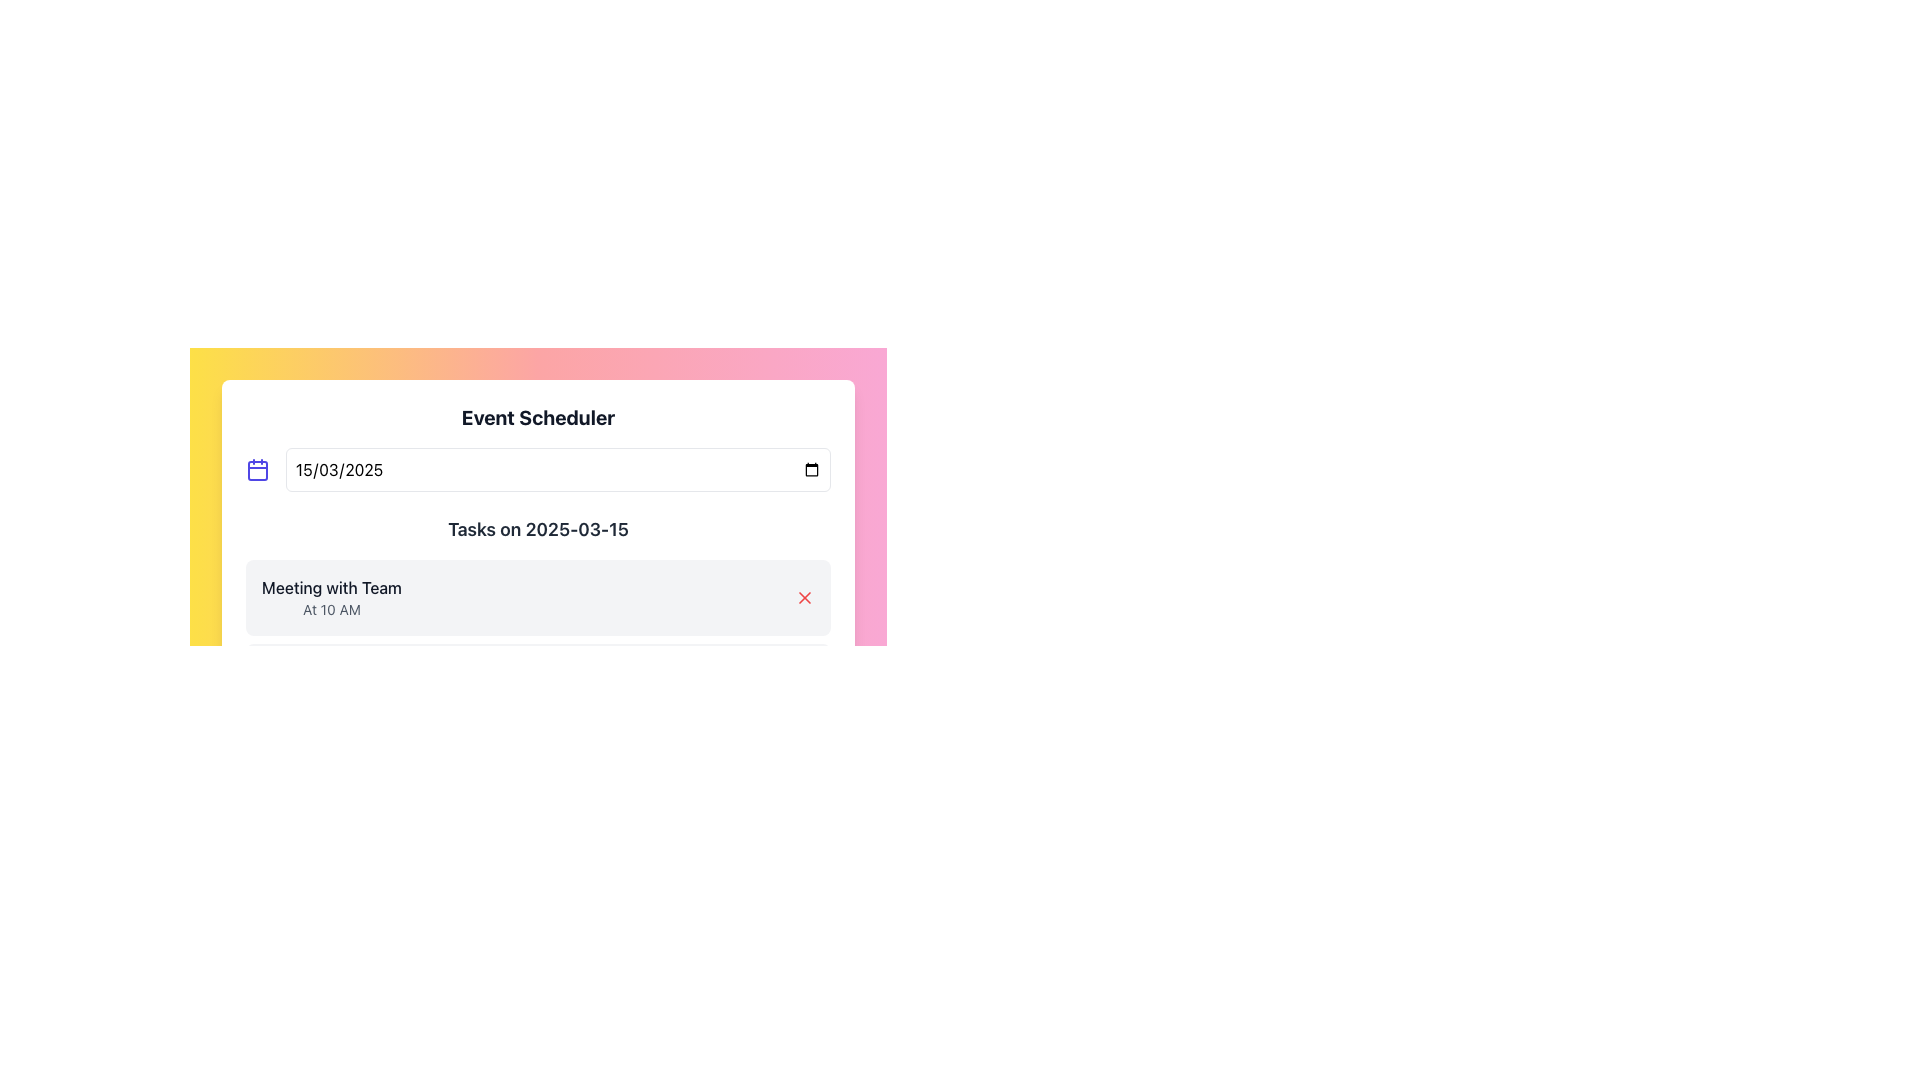  What do you see at coordinates (257, 470) in the screenshot?
I see `the decorative rectangle that serves as the main body of the indigo-colored calendar icon, positioned to the left of the date input field displaying '15/03/2025'` at bounding box center [257, 470].